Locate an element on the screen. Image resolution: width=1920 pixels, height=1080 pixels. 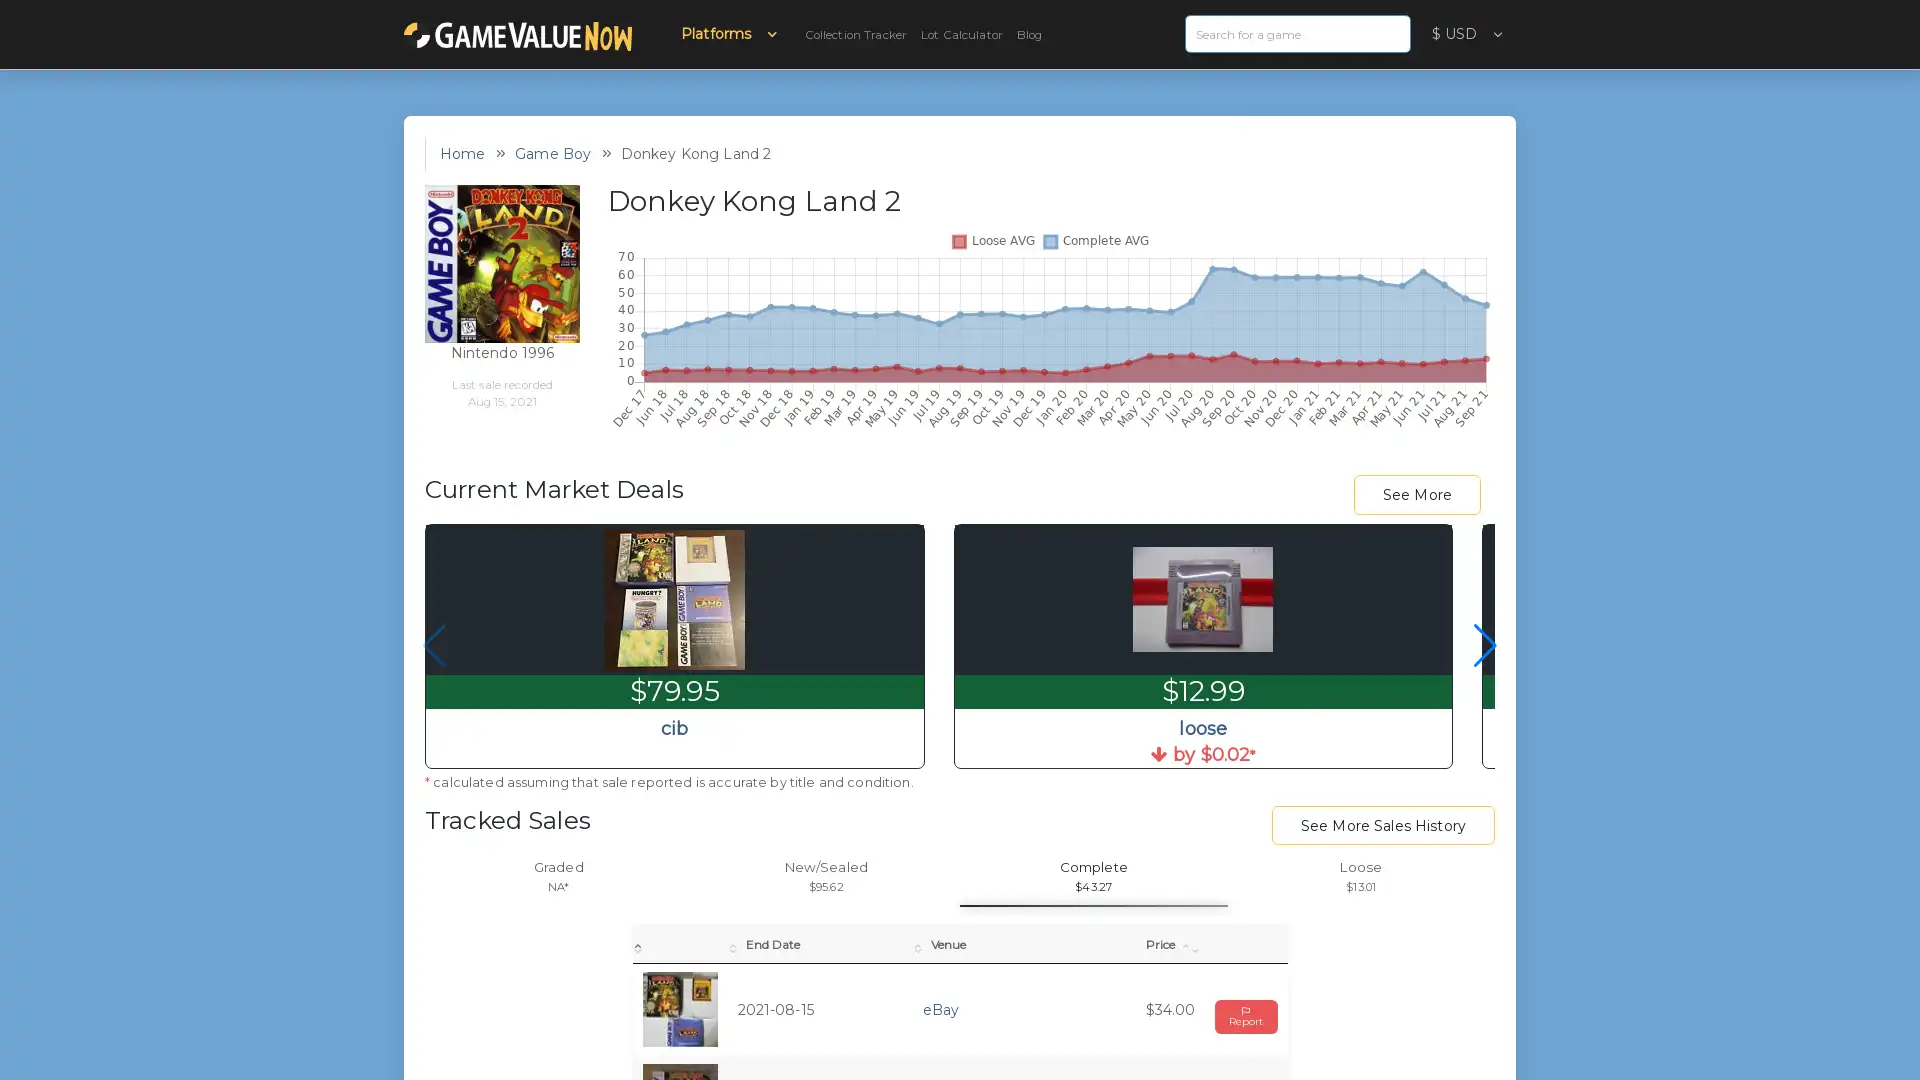
Report is located at coordinates (1245, 1015).